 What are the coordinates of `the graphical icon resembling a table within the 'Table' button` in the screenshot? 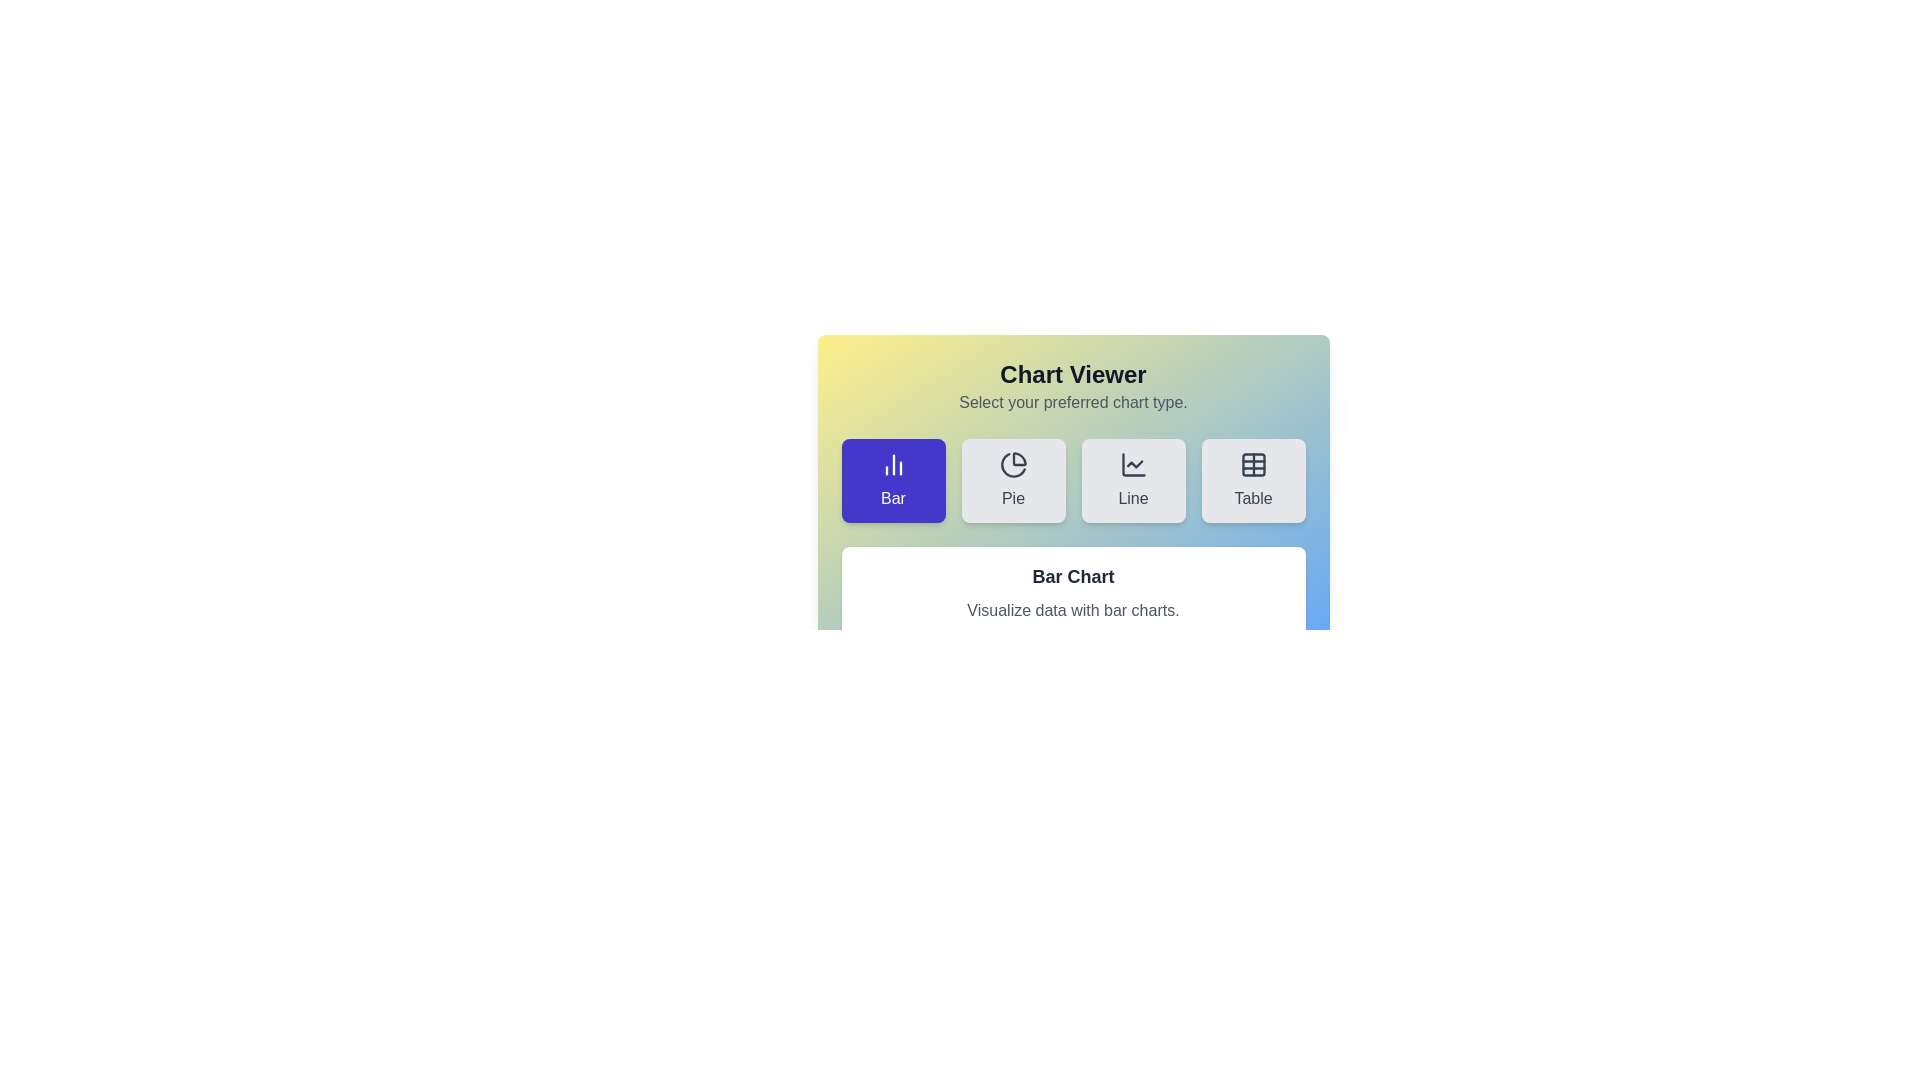 It's located at (1252, 465).